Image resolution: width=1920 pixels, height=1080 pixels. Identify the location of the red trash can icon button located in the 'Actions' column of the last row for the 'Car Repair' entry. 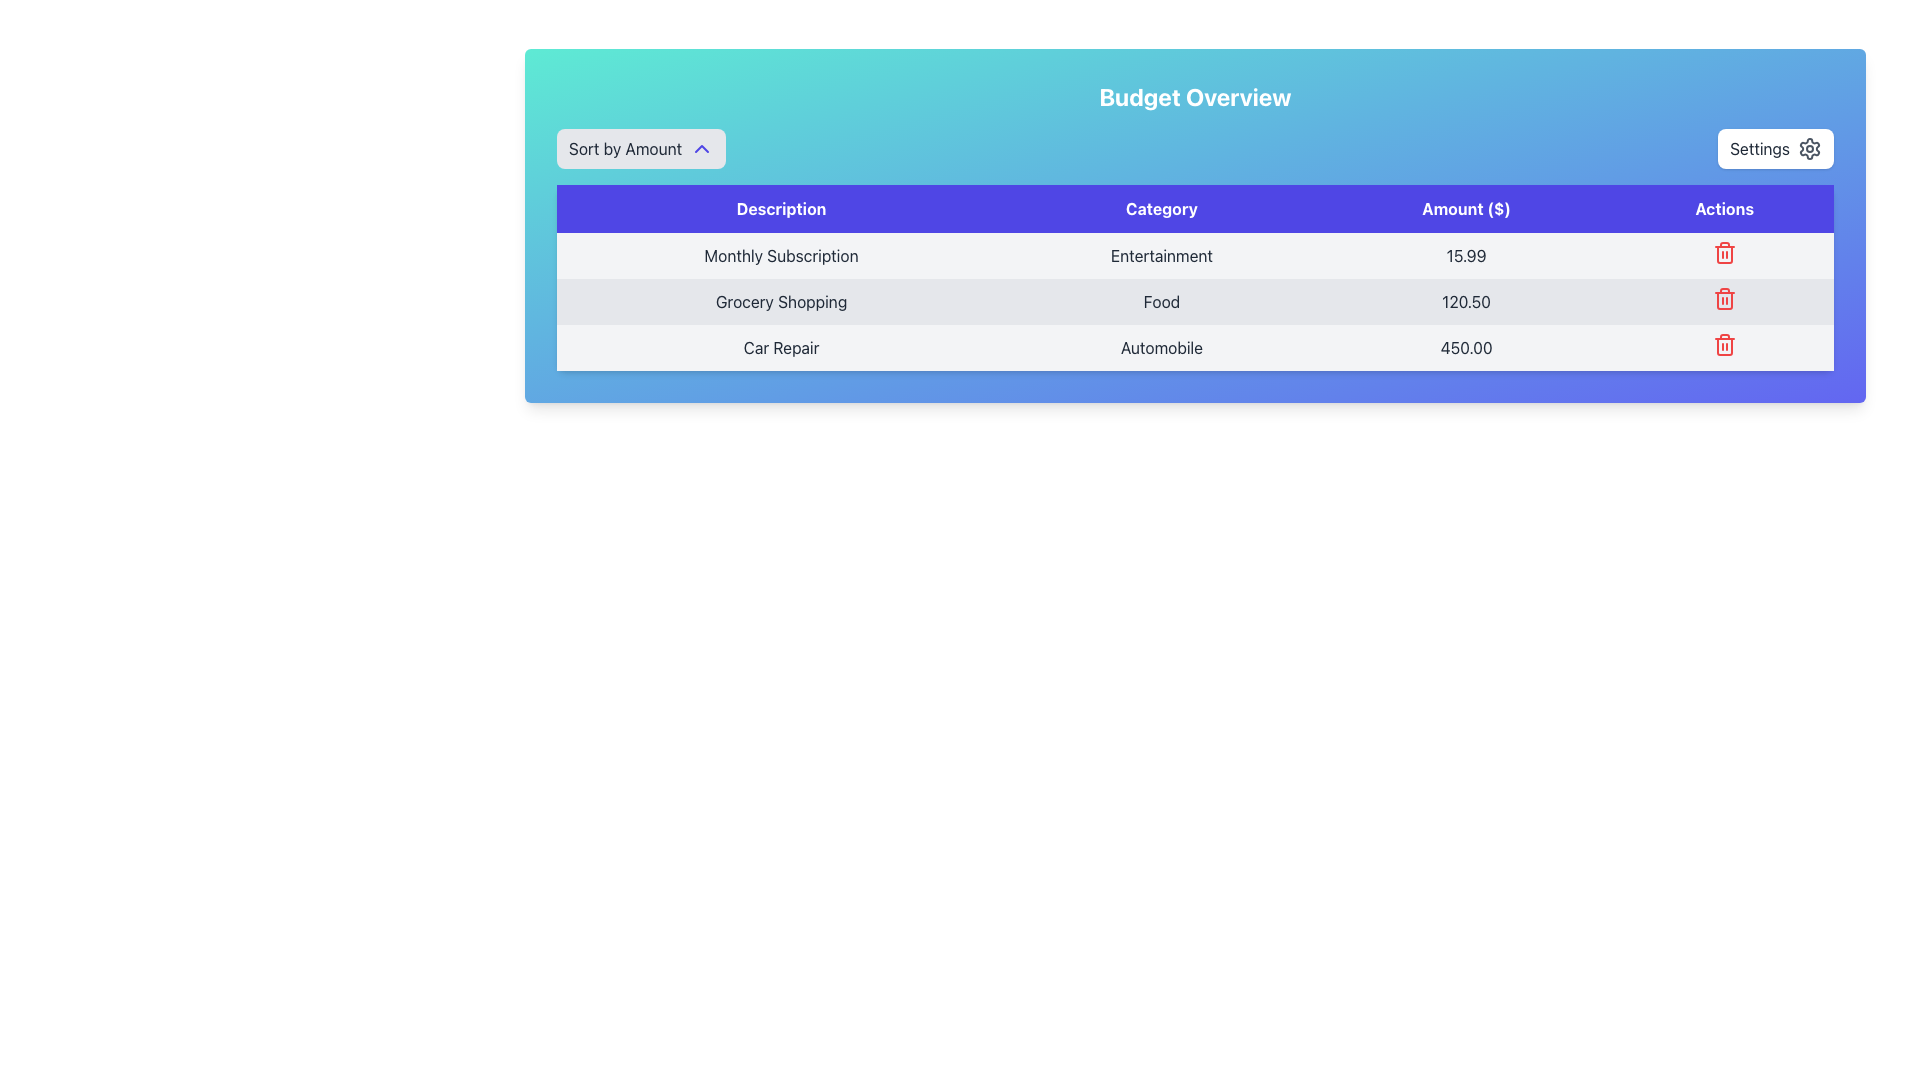
(1723, 343).